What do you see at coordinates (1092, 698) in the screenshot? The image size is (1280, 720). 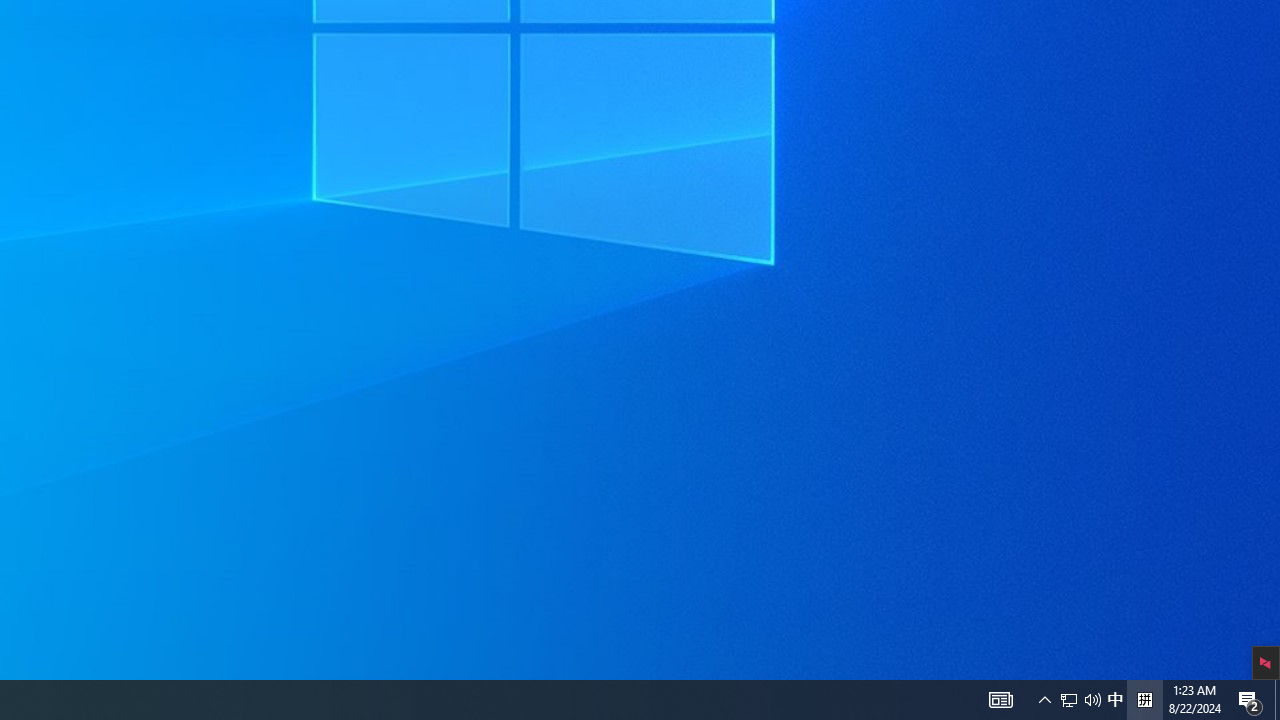 I see `'Tray Input Indicator - Chinese (Simplified, China)'` at bounding box center [1092, 698].